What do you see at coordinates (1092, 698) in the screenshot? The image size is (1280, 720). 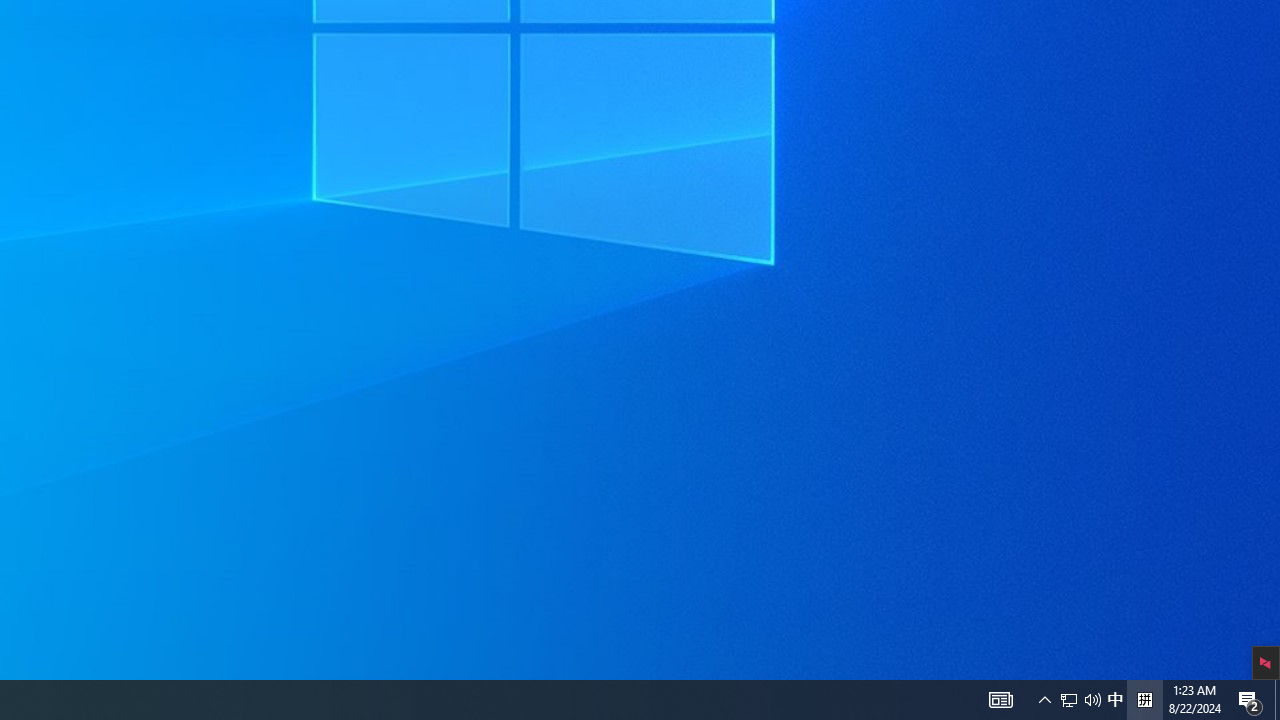 I see `'Tray Input Indicator - Chinese (Simplified, China)'` at bounding box center [1092, 698].